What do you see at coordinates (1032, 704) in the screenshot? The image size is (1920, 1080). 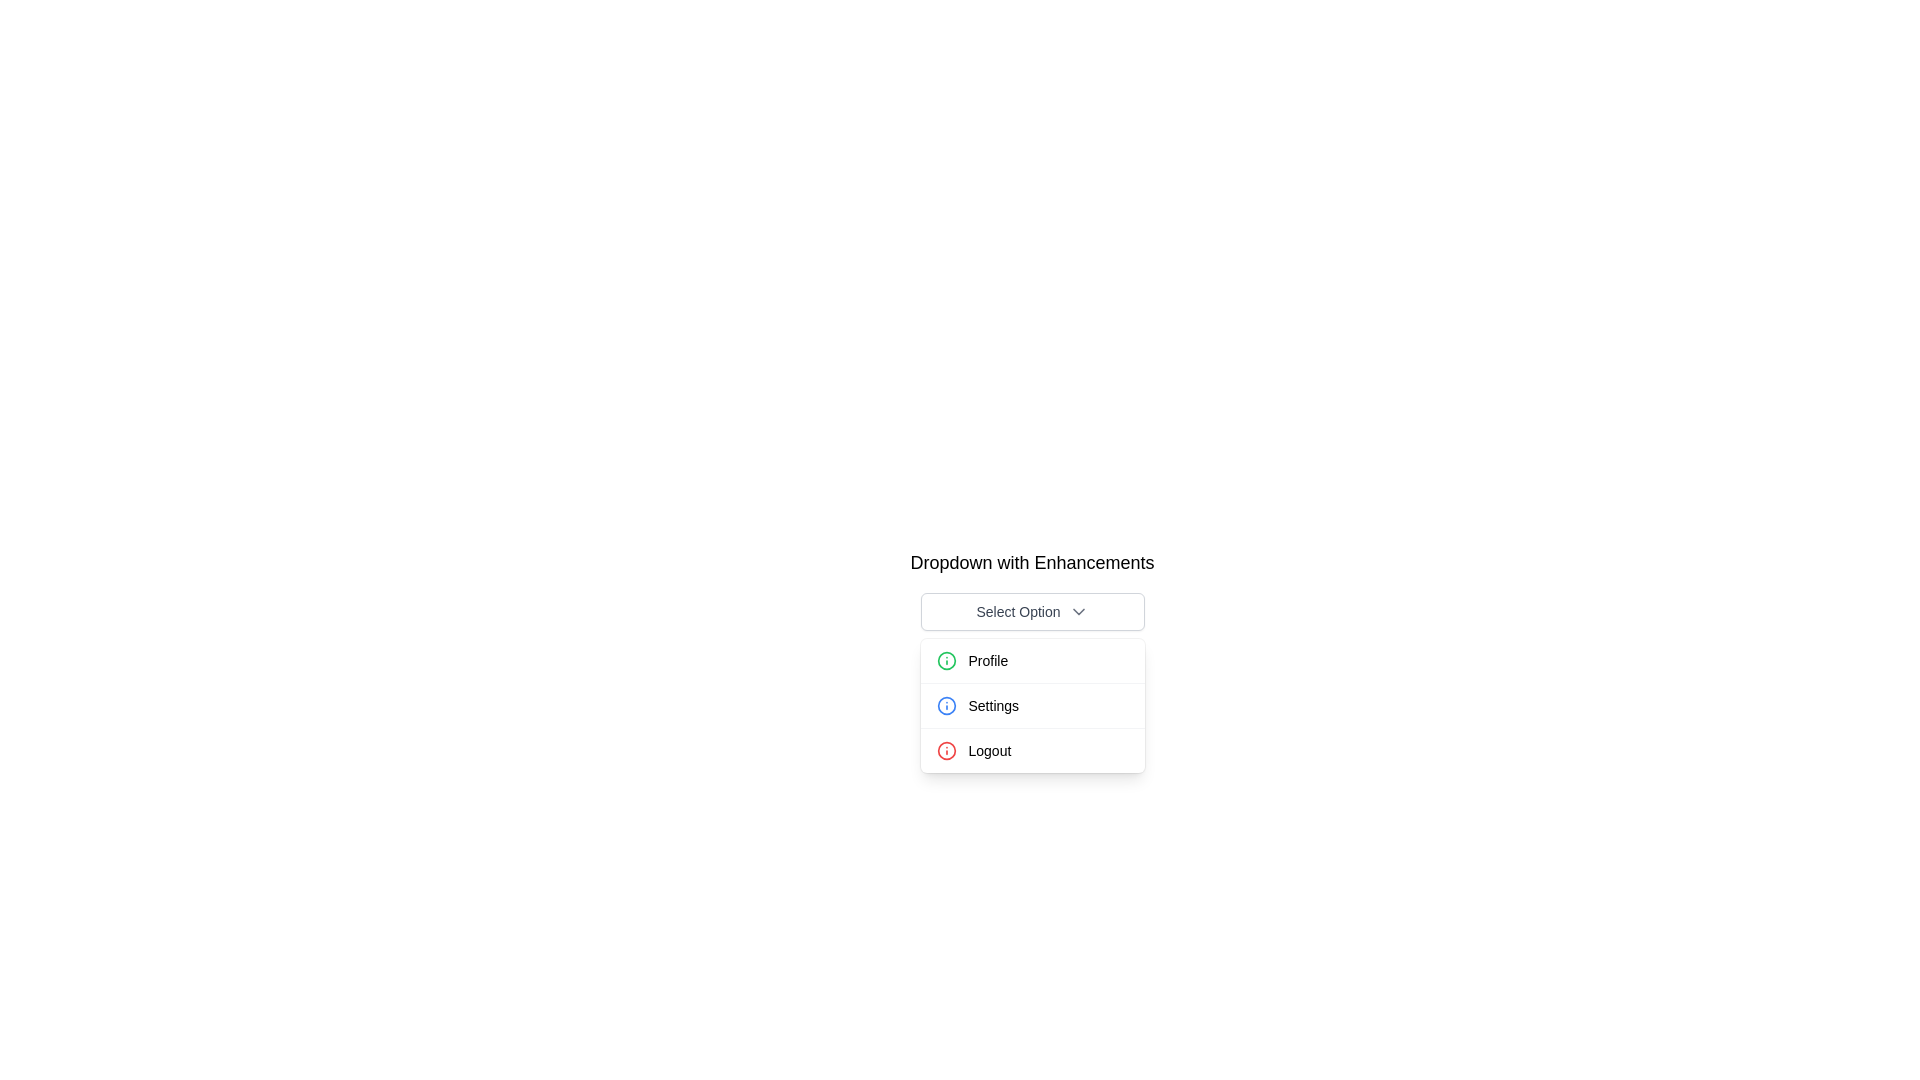 I see `the 'Settings' option` at bounding box center [1032, 704].